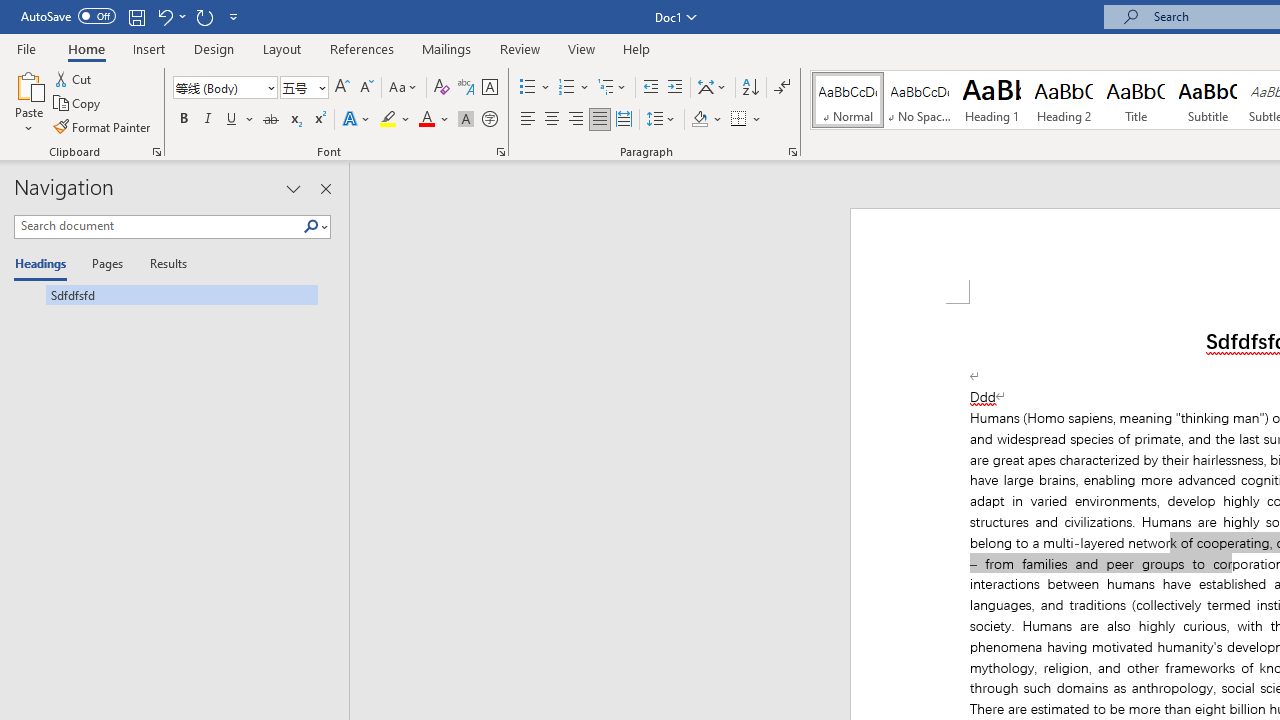  I want to click on 'Paragraph...', so click(791, 150).